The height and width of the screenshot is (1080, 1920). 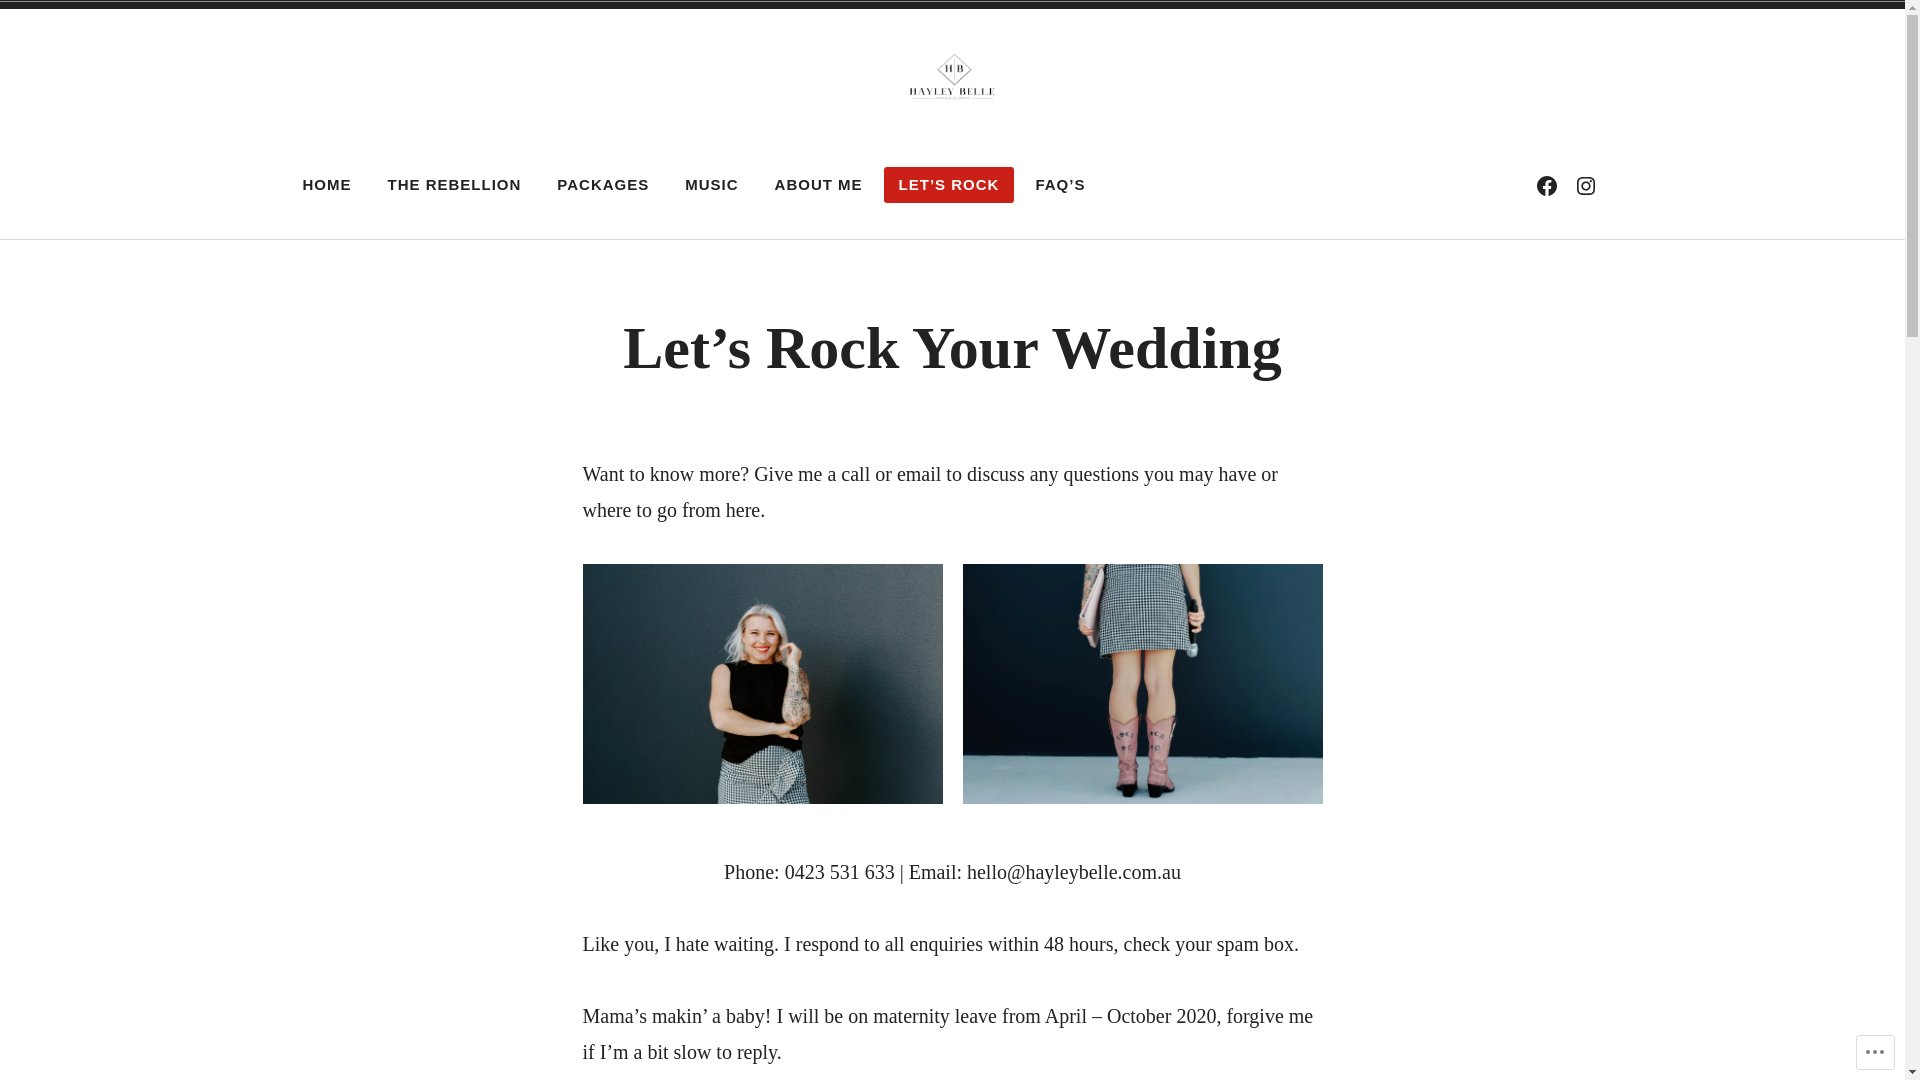 I want to click on 'HOME', so click(x=327, y=185).